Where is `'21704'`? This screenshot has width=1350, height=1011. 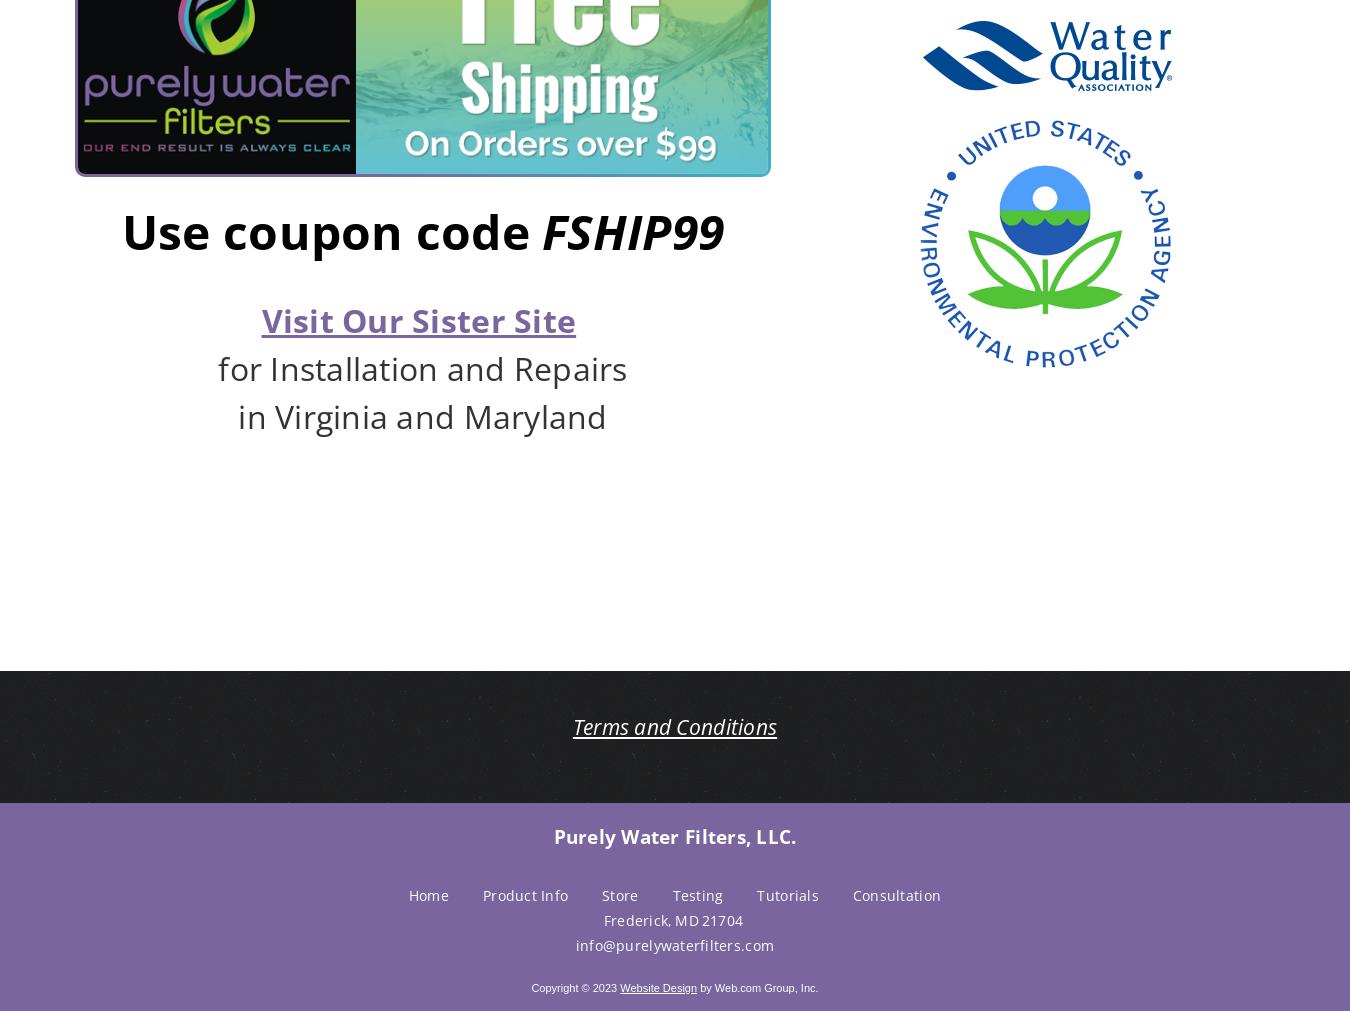
'21704' is located at coordinates (720, 919).